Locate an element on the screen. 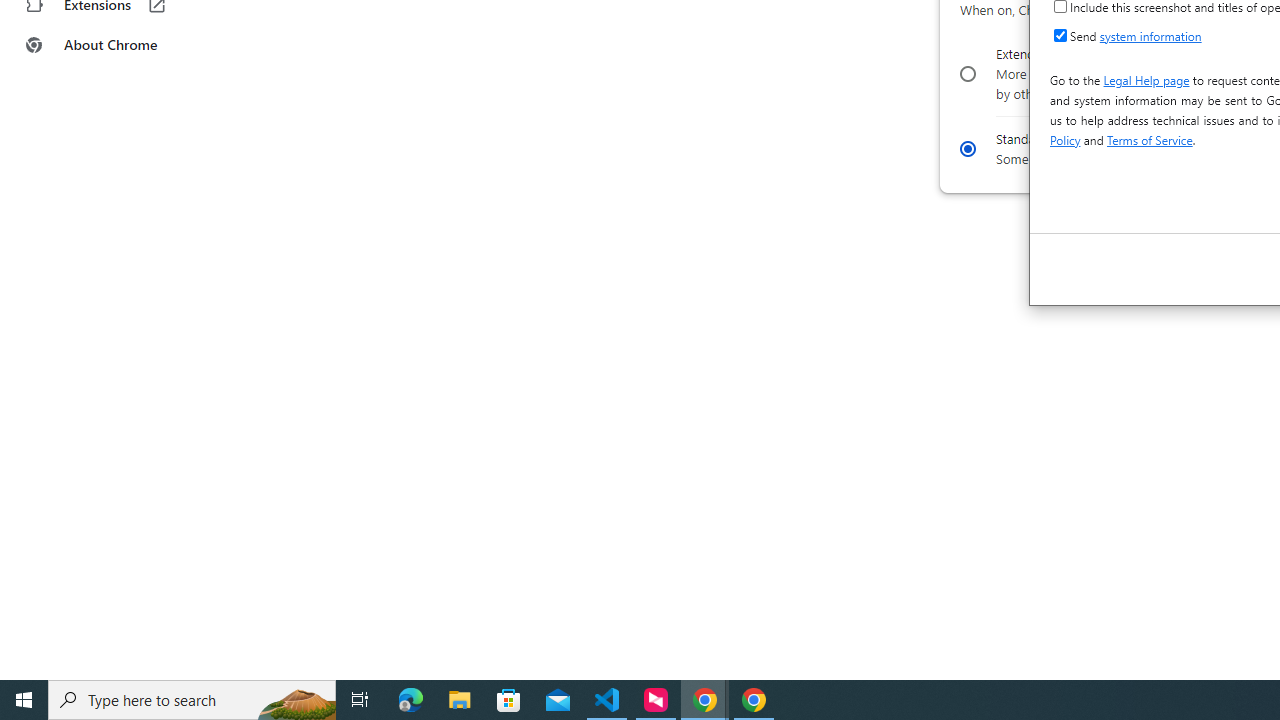 The image size is (1280, 720). 'Standard preloading' is located at coordinates (967, 147).